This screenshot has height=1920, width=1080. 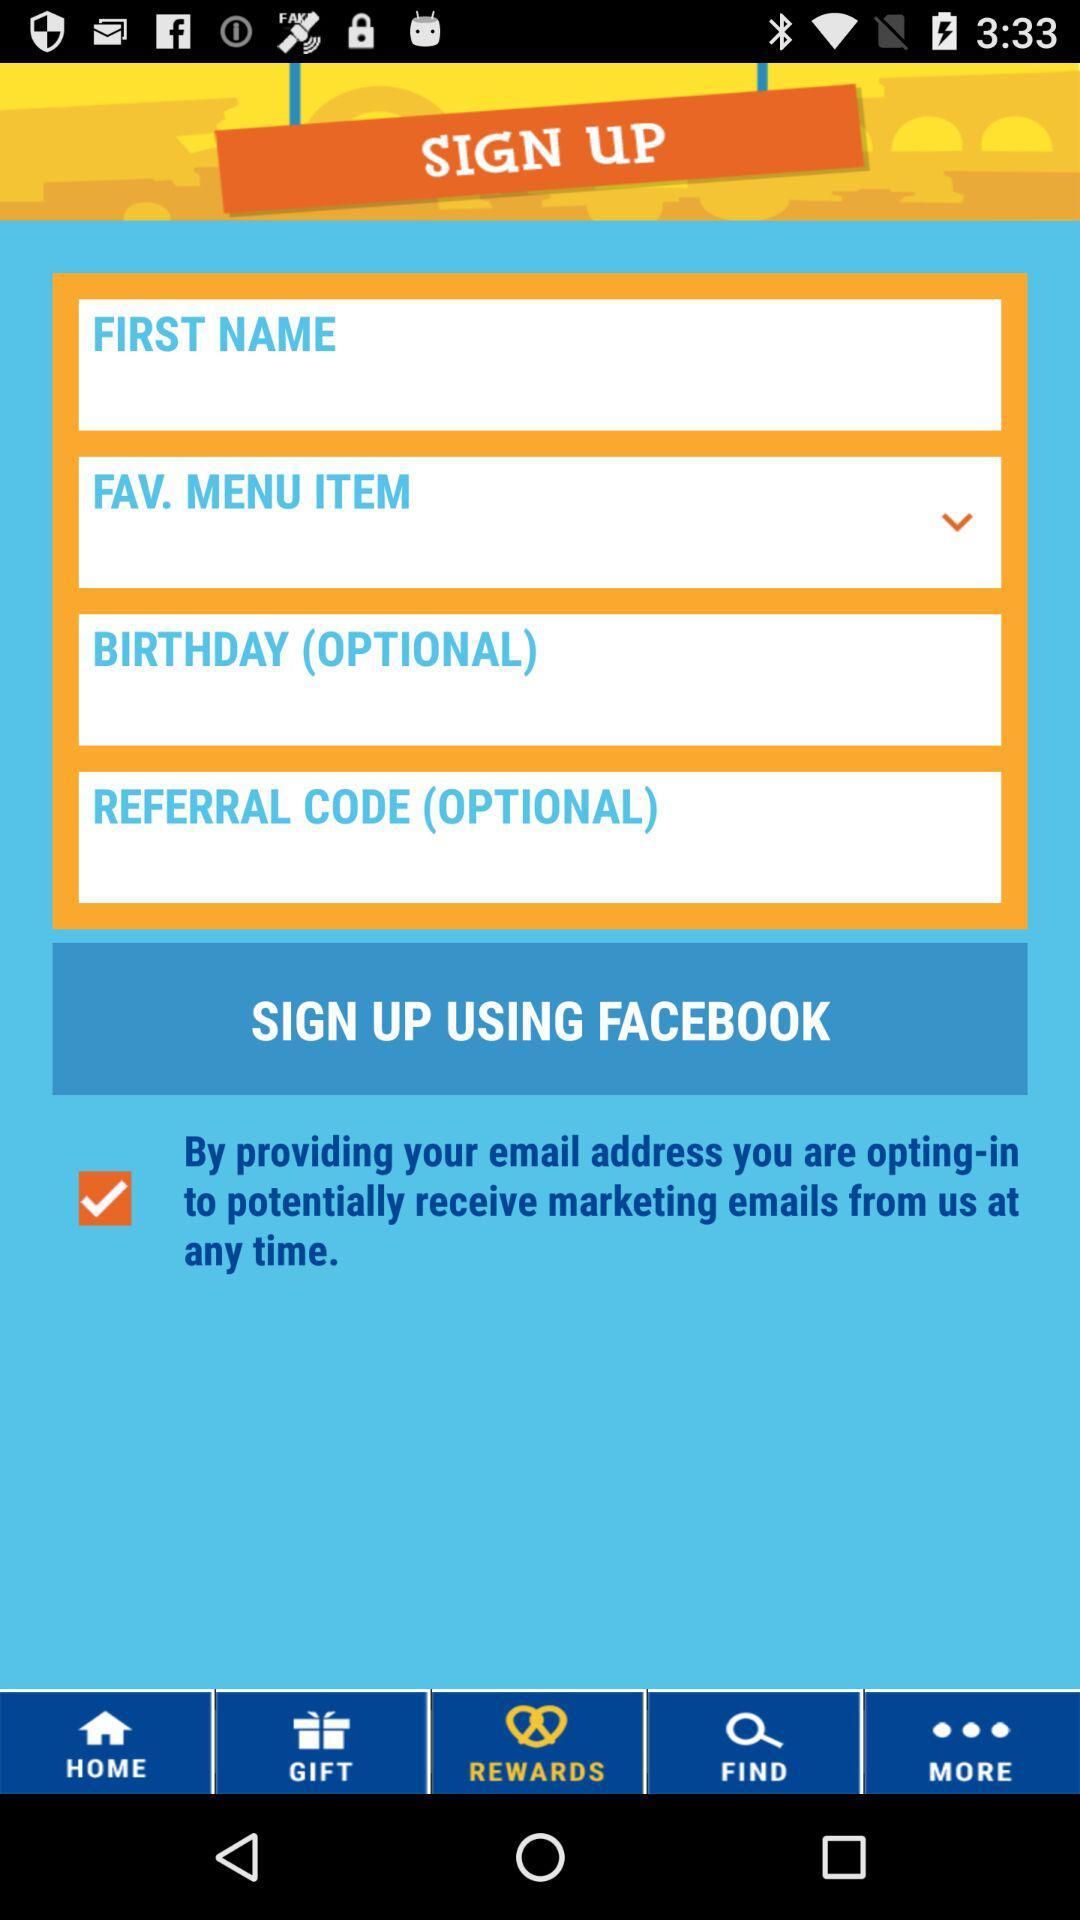 What do you see at coordinates (956, 522) in the screenshot?
I see `icon at the top right corner` at bounding box center [956, 522].